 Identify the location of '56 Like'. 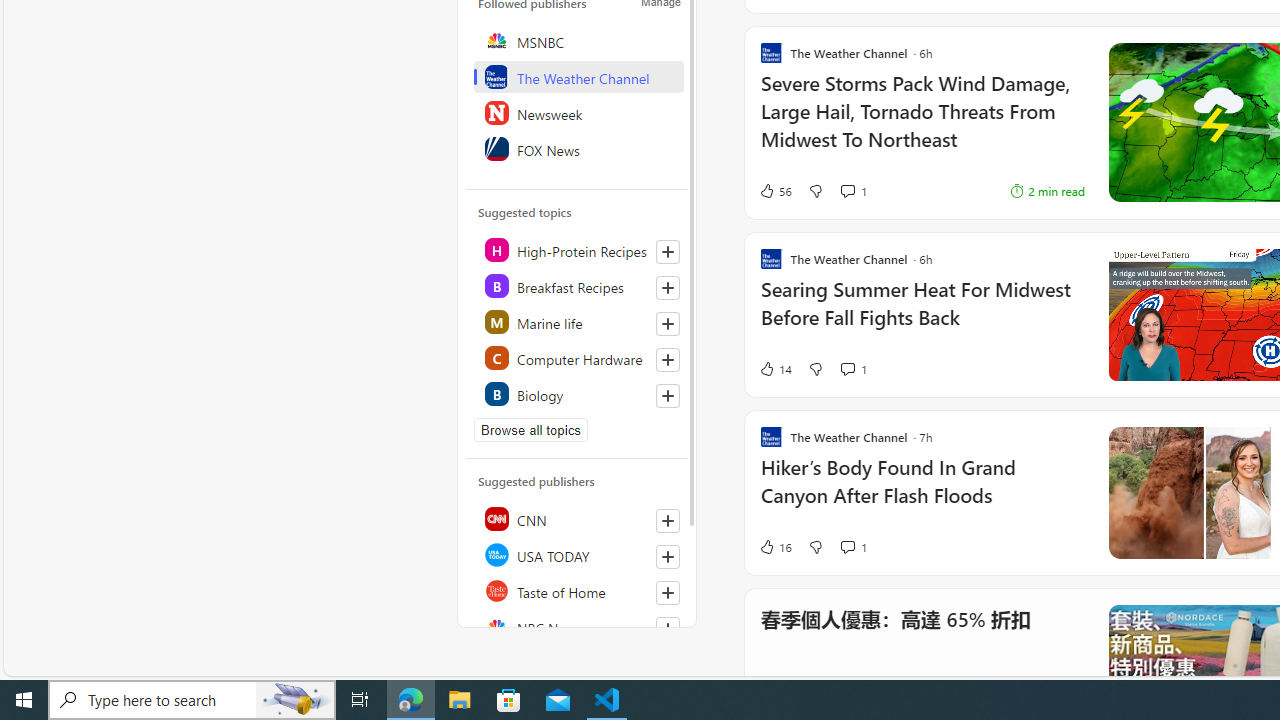
(774, 191).